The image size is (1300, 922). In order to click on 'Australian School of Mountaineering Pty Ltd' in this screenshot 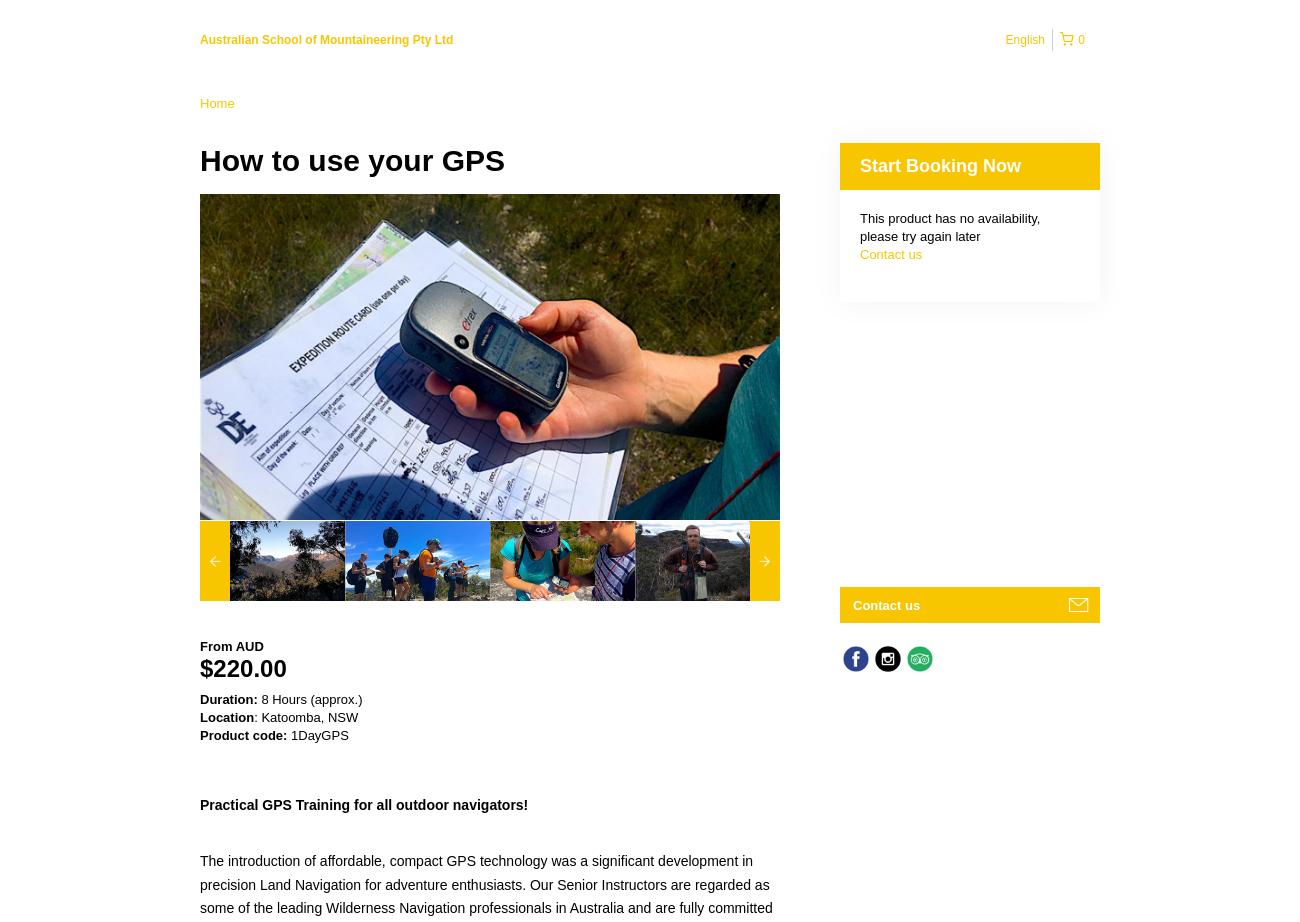, I will do `click(199, 40)`.